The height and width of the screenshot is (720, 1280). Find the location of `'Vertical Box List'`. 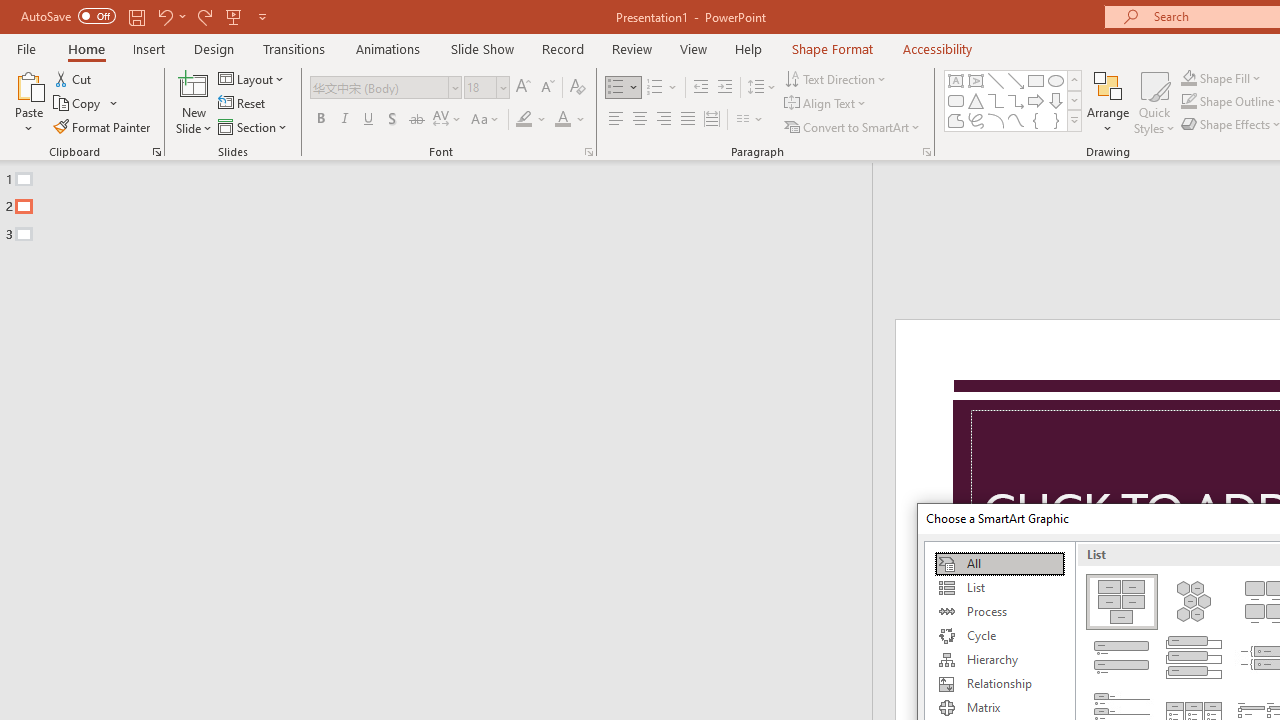

'Vertical Box List' is located at coordinates (1194, 658).